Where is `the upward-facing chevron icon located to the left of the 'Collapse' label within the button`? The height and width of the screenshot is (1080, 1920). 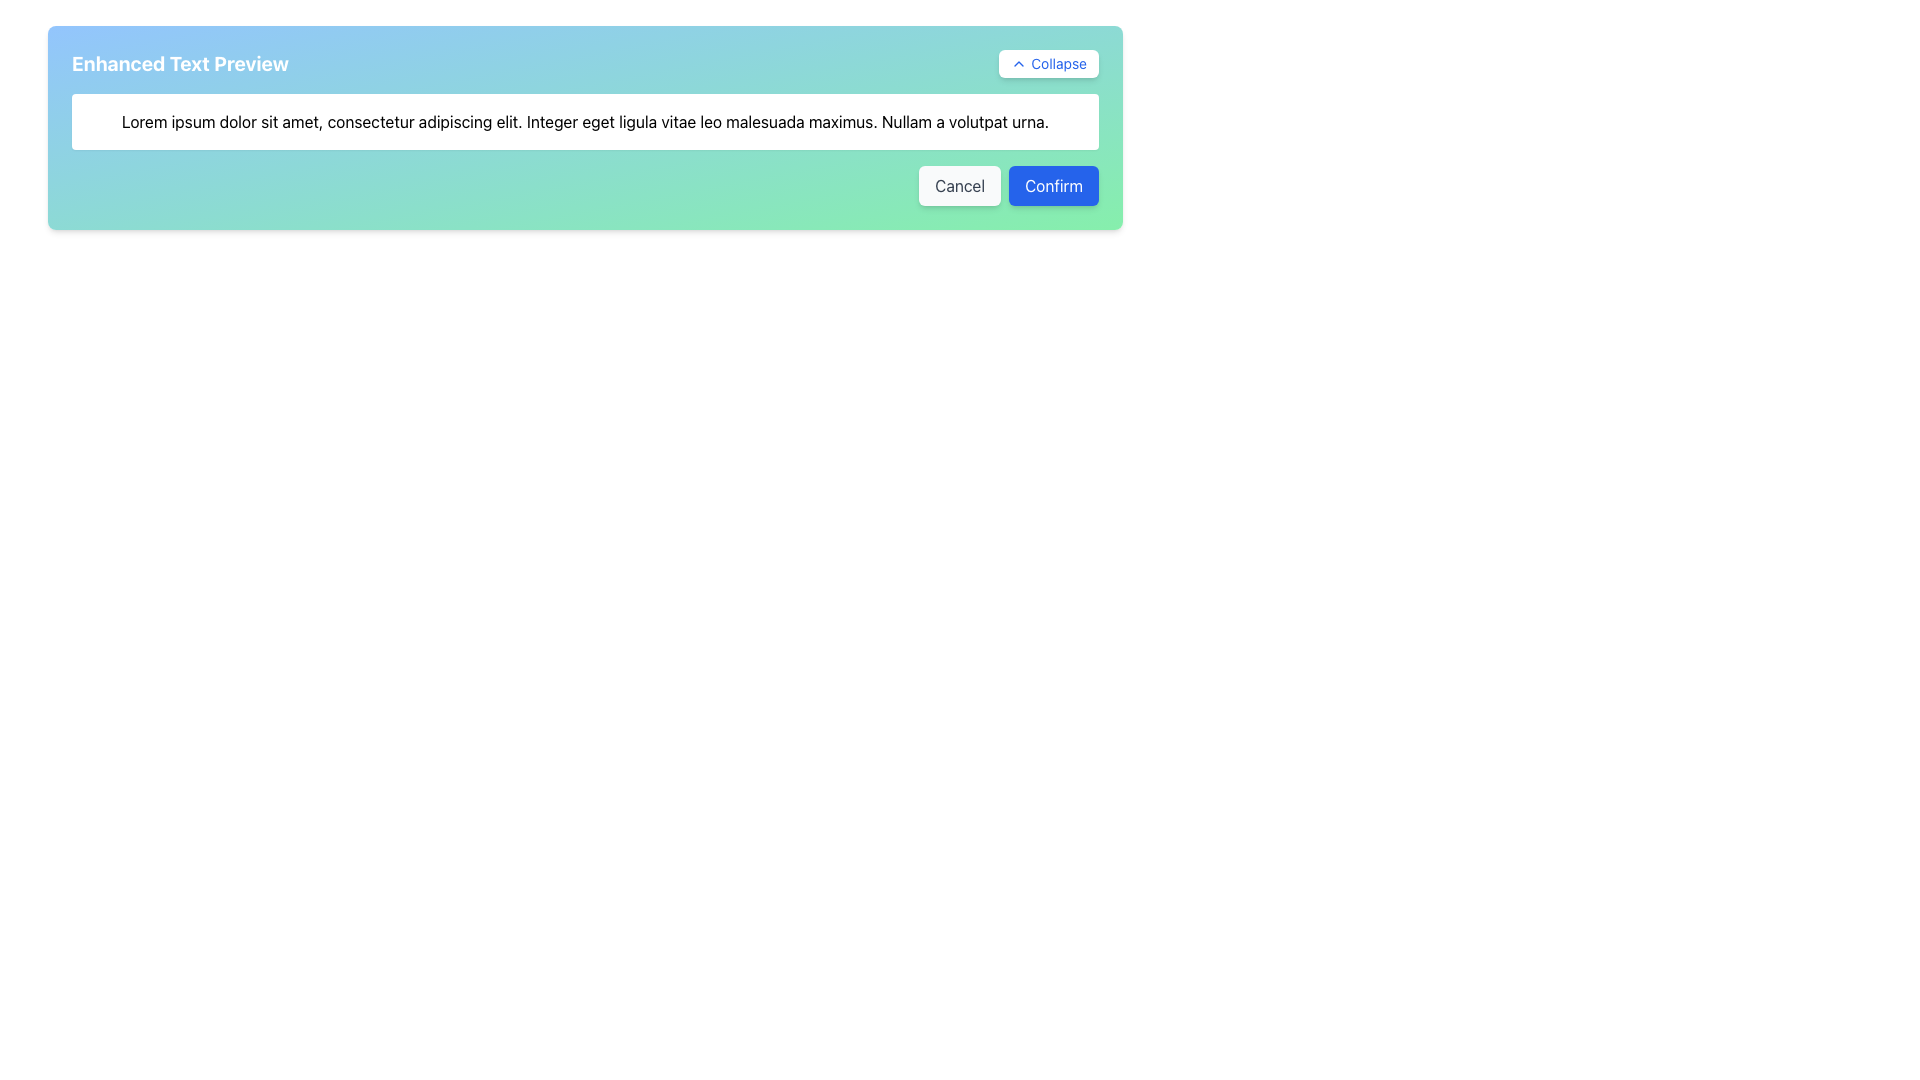
the upward-facing chevron icon located to the left of the 'Collapse' label within the button is located at coordinates (1019, 63).